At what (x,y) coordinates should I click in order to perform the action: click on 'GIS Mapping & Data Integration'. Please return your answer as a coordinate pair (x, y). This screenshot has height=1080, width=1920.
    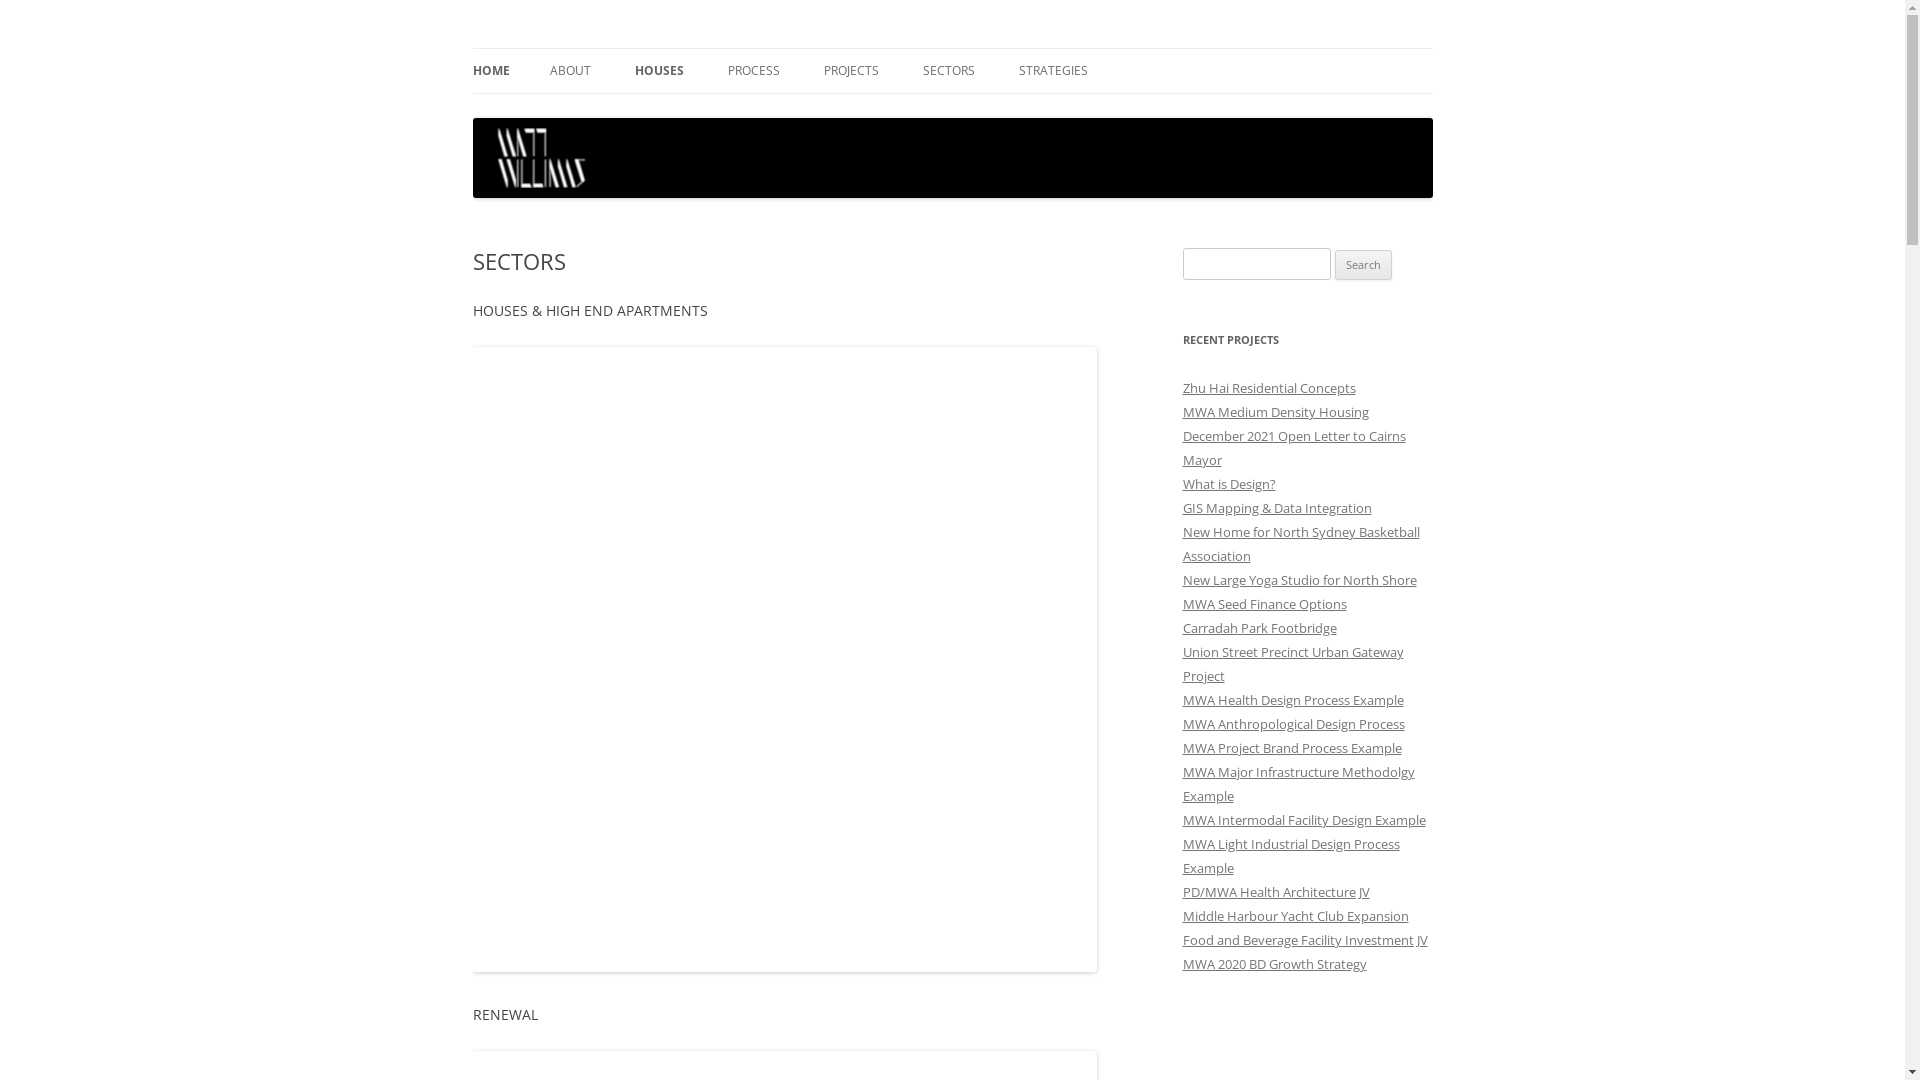
    Looking at the image, I should click on (1275, 507).